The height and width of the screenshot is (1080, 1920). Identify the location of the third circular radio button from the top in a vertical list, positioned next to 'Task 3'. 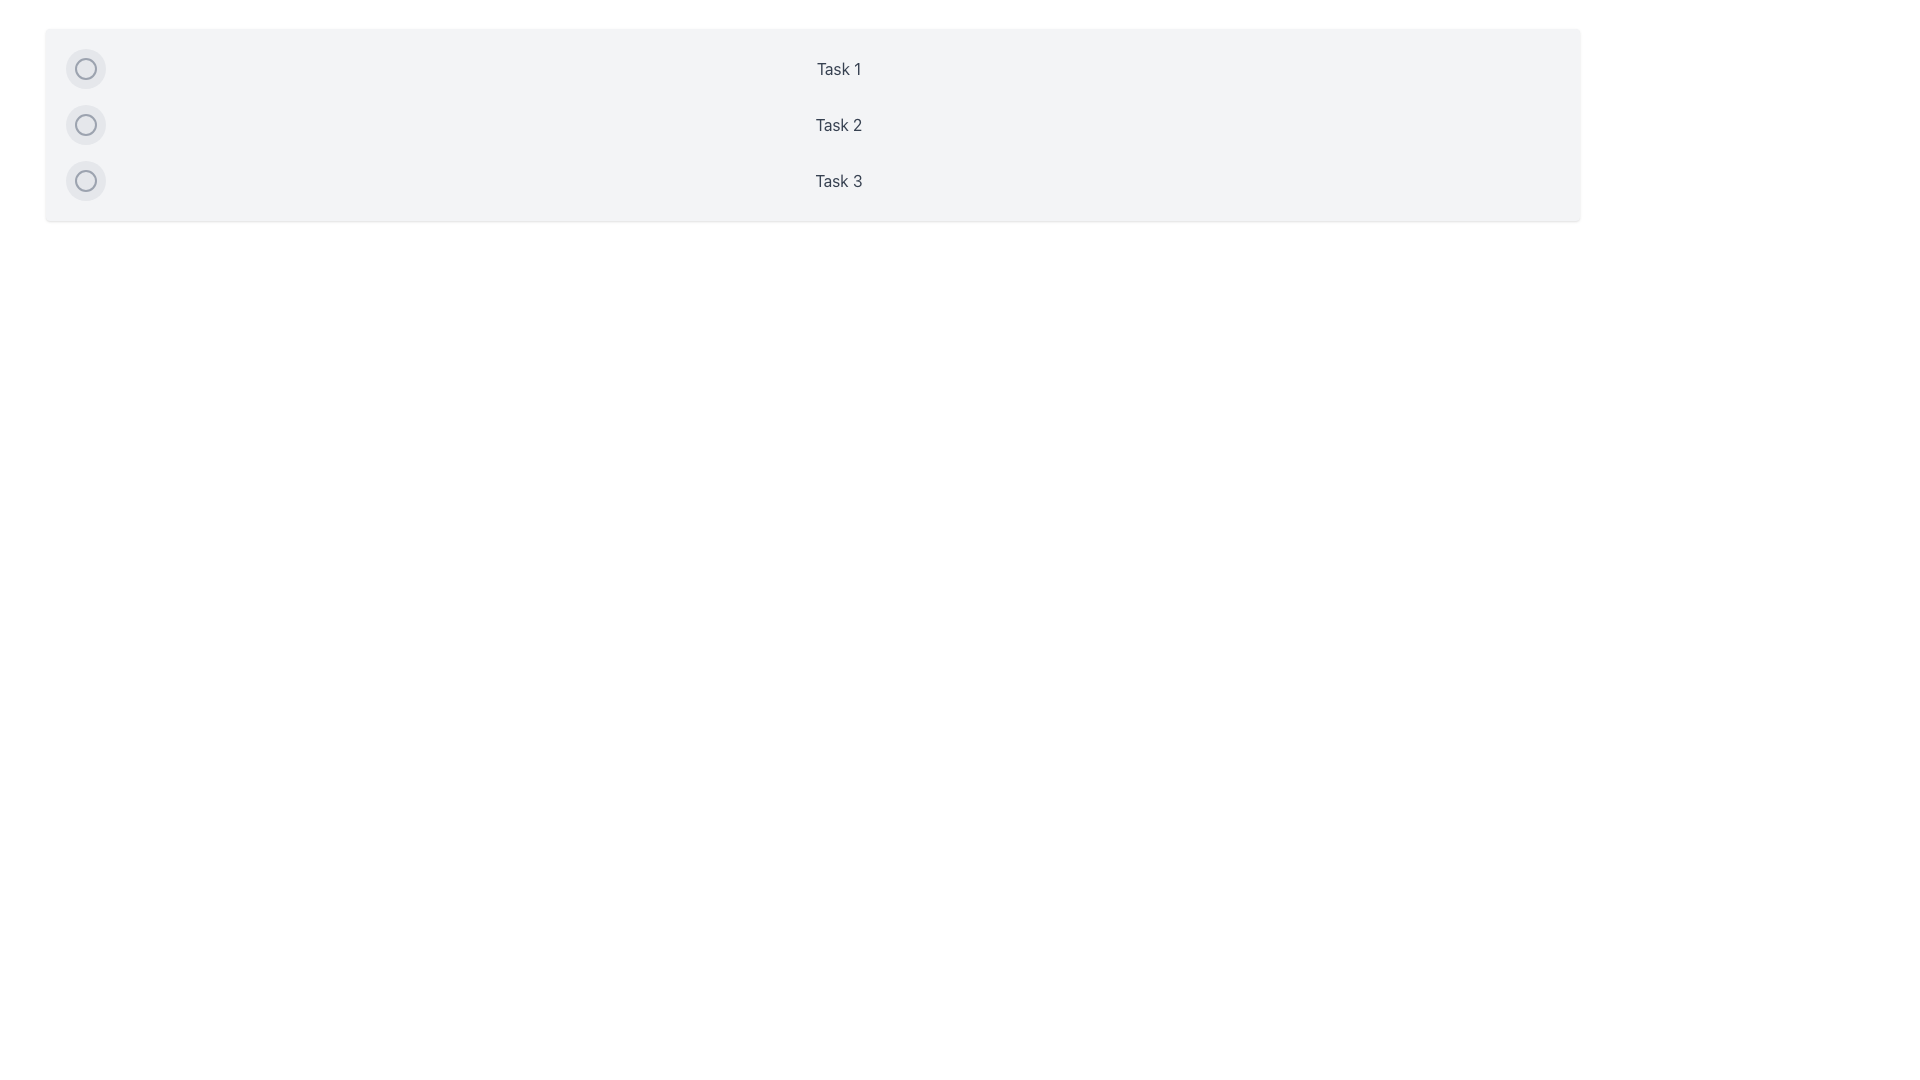
(85, 181).